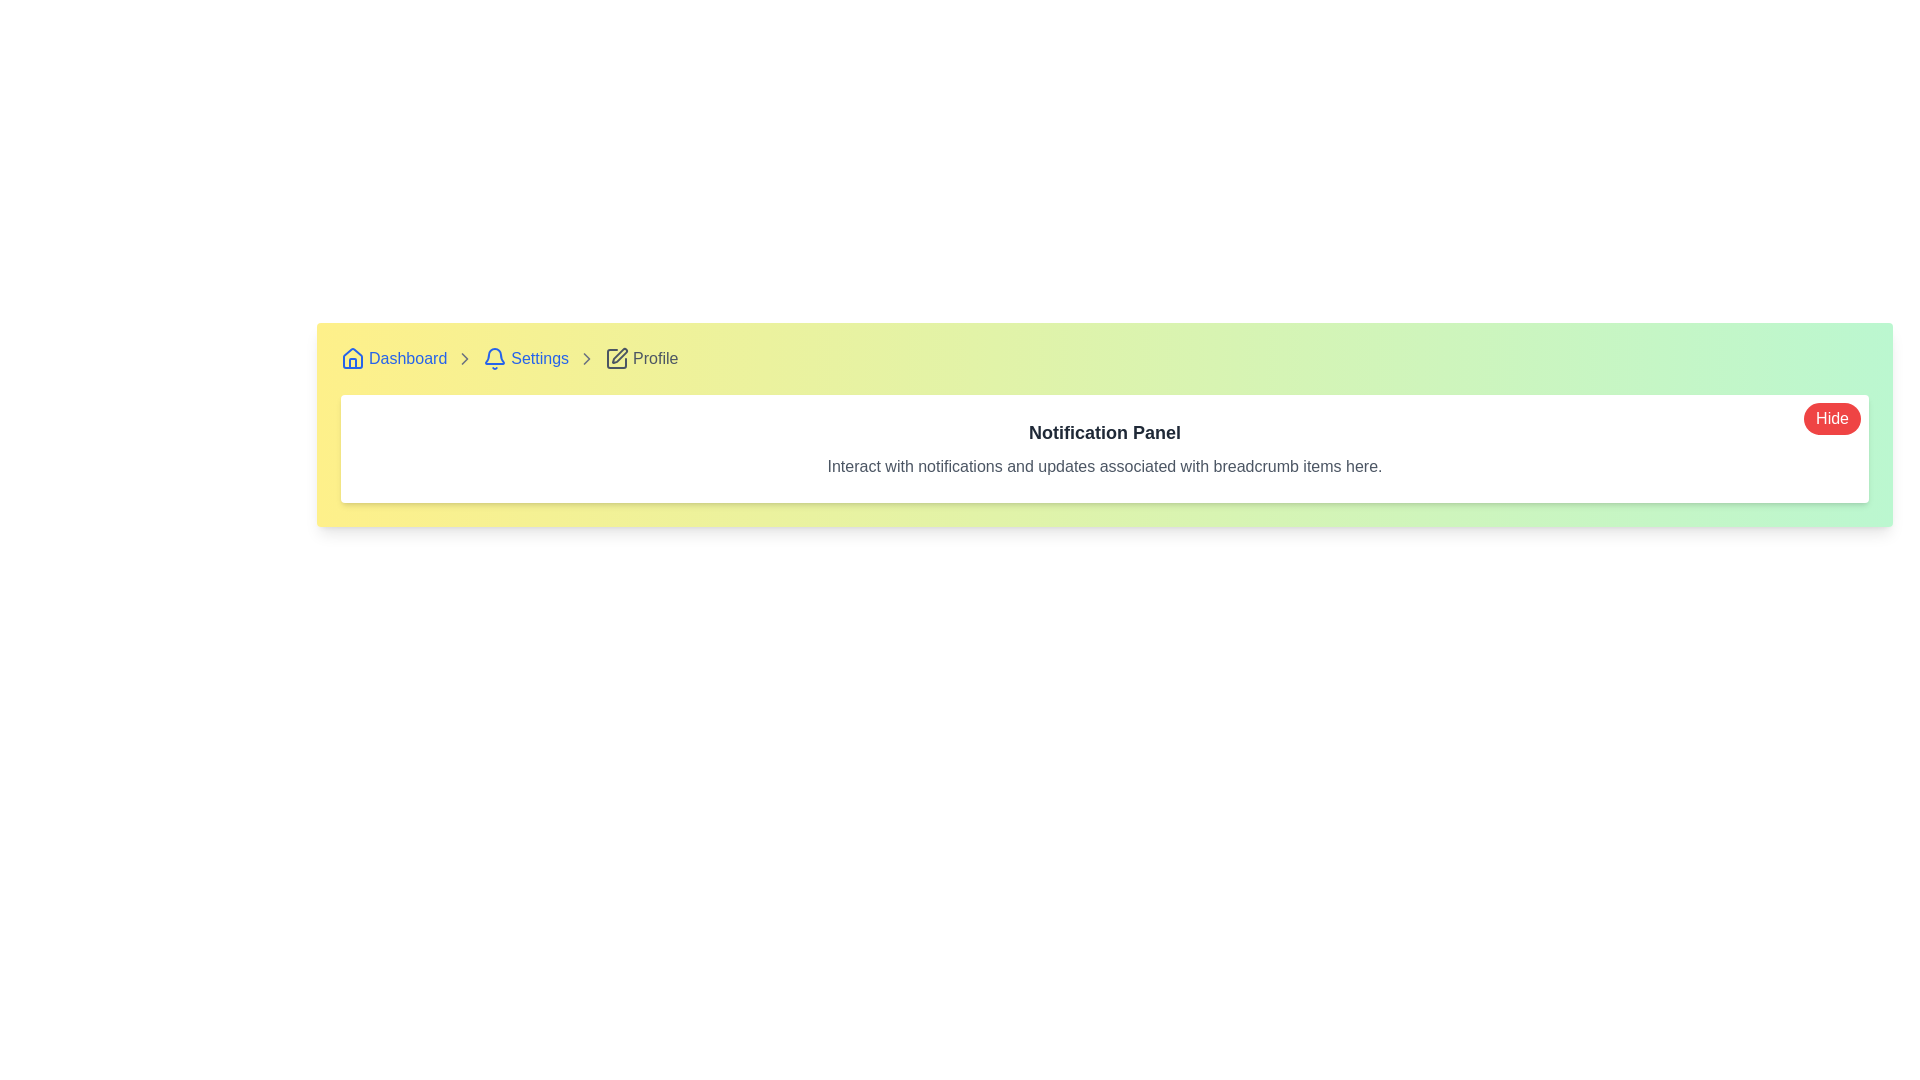  What do you see at coordinates (526, 357) in the screenshot?
I see `the 'Settings' hyperlink, which is styled as an inline-flex component with a blue bell icon` at bounding box center [526, 357].